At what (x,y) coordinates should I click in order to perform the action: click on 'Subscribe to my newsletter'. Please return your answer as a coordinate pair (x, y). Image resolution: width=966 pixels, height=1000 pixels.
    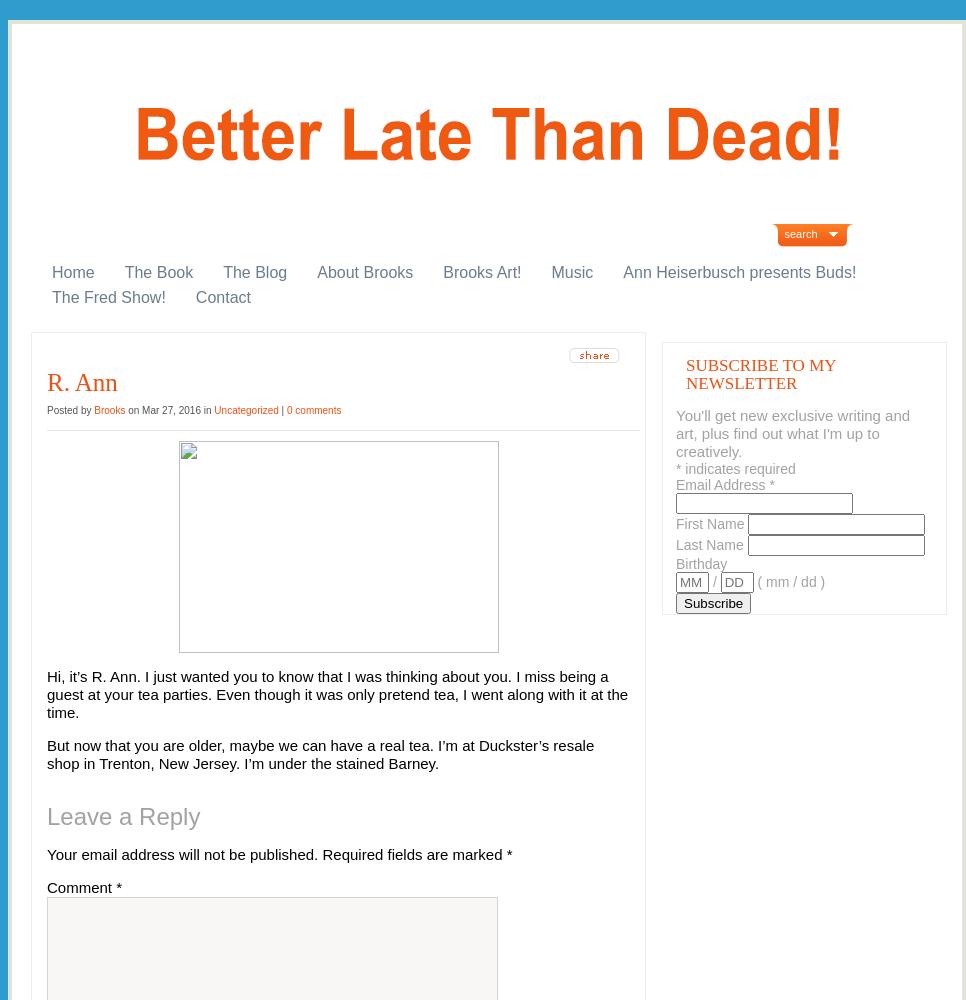
    Looking at the image, I should click on (685, 373).